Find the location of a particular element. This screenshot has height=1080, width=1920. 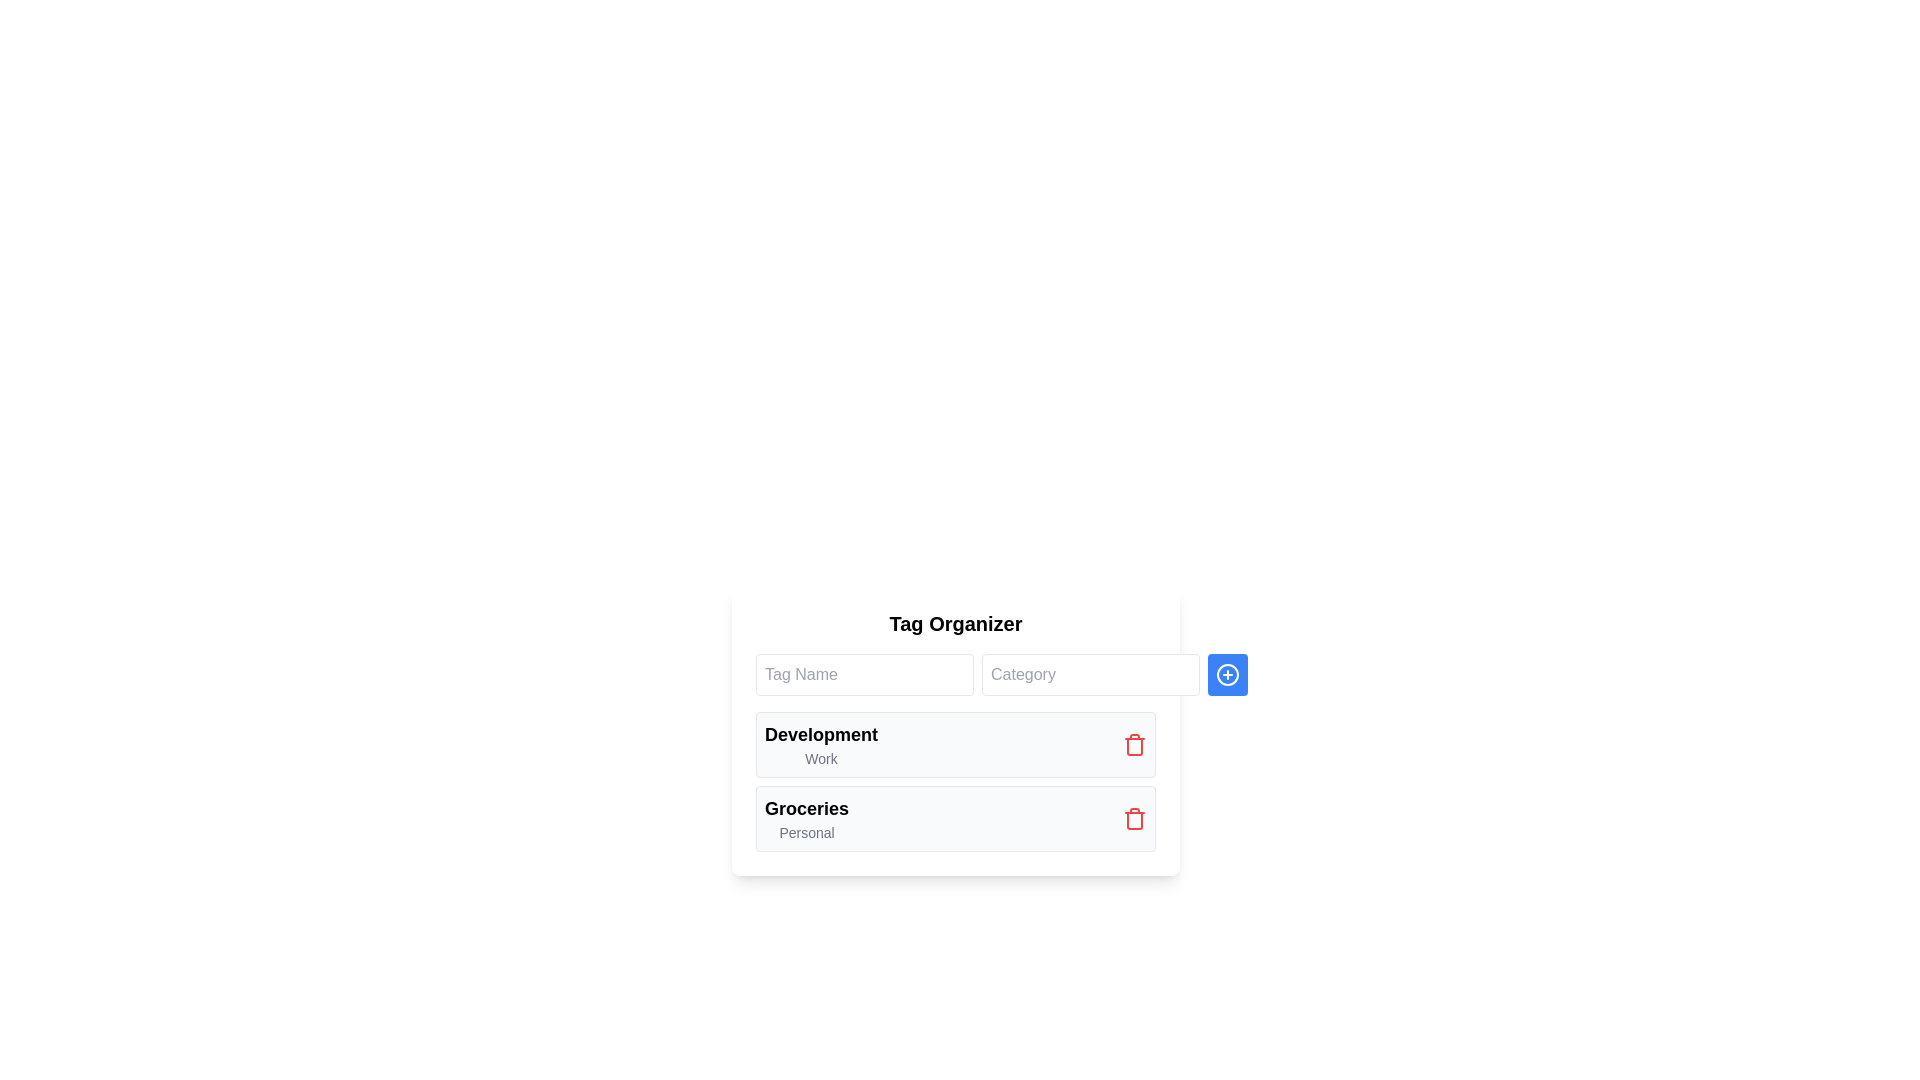

text from the primary title Text Label located on the left side of the first row in the 'Tag Organizer' interface, above the smaller label 'Work' is located at coordinates (821, 735).